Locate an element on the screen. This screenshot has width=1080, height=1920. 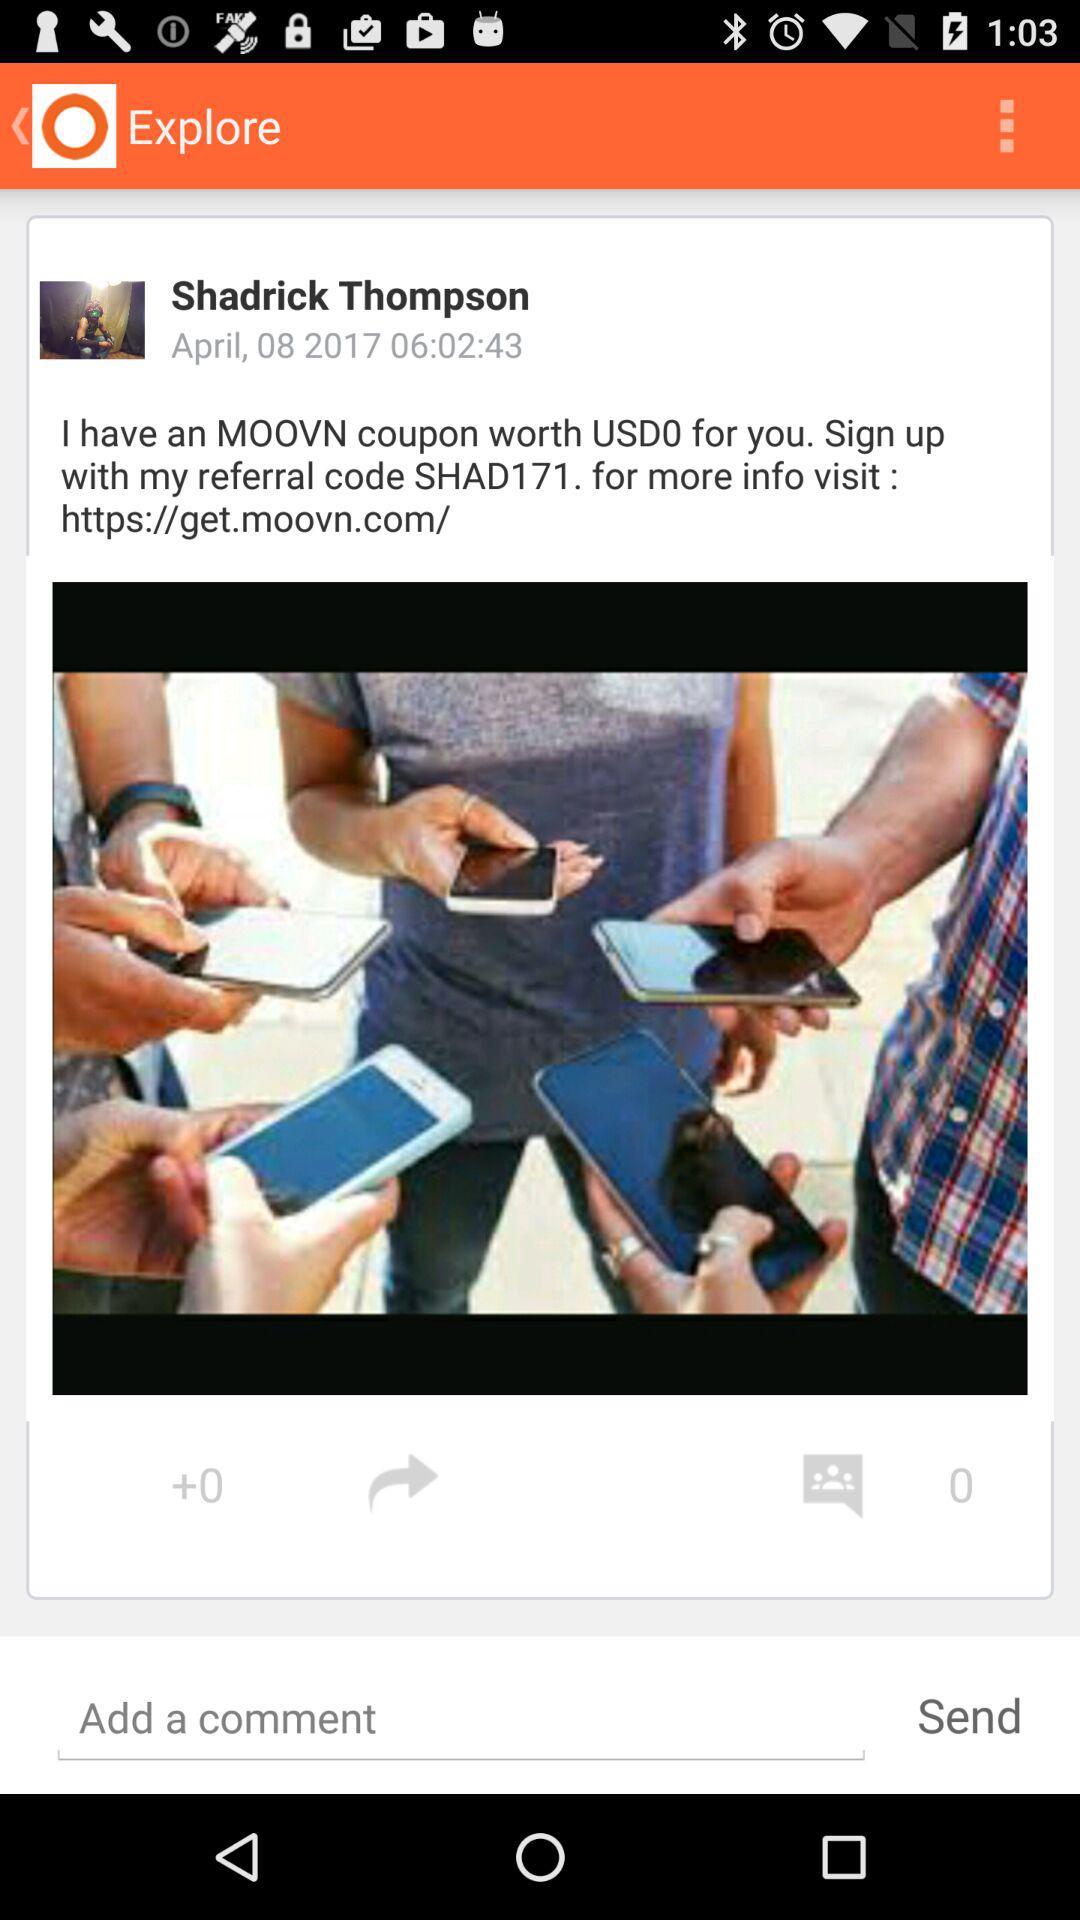
app to the left of shadrick thompson app is located at coordinates (92, 320).